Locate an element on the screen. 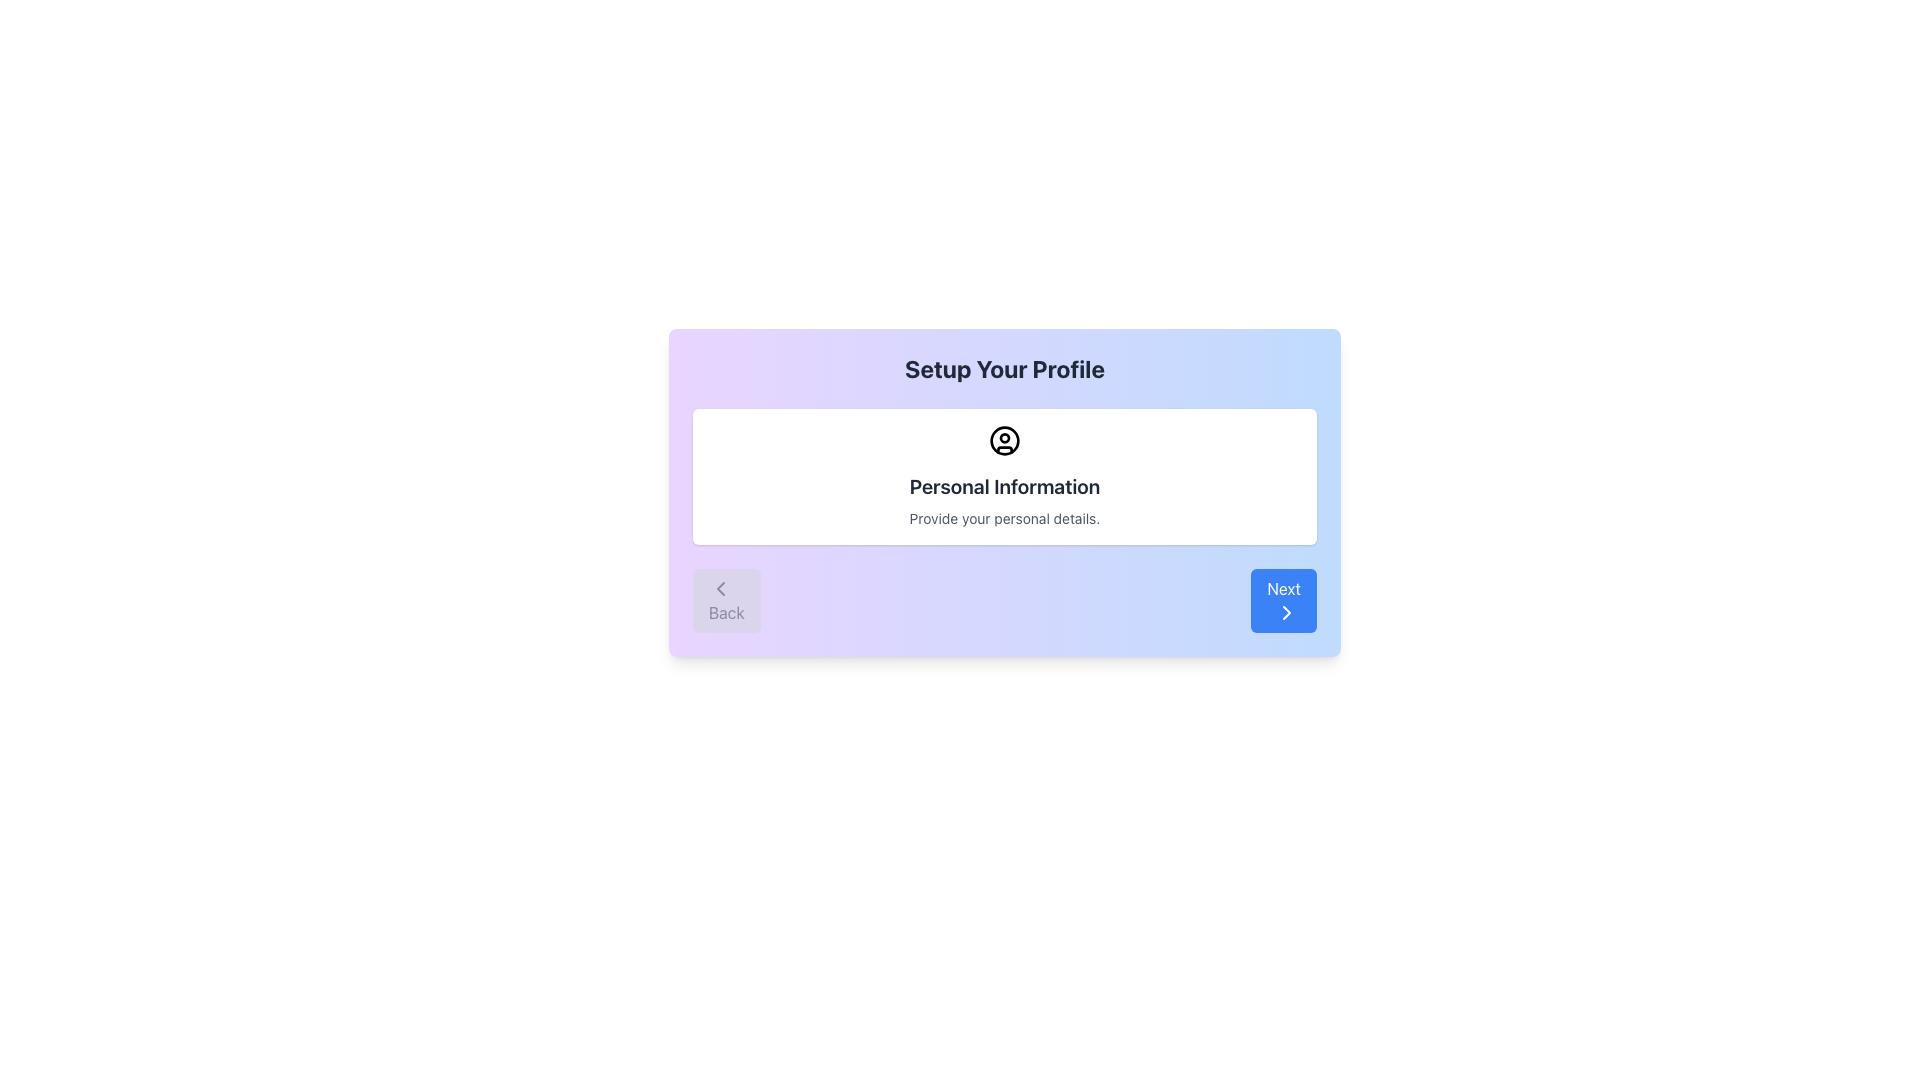 This screenshot has height=1080, width=1920. the largest SVG circle in the user avatar icon located centrally in the 'Setup Your Profile' card section is located at coordinates (1004, 439).